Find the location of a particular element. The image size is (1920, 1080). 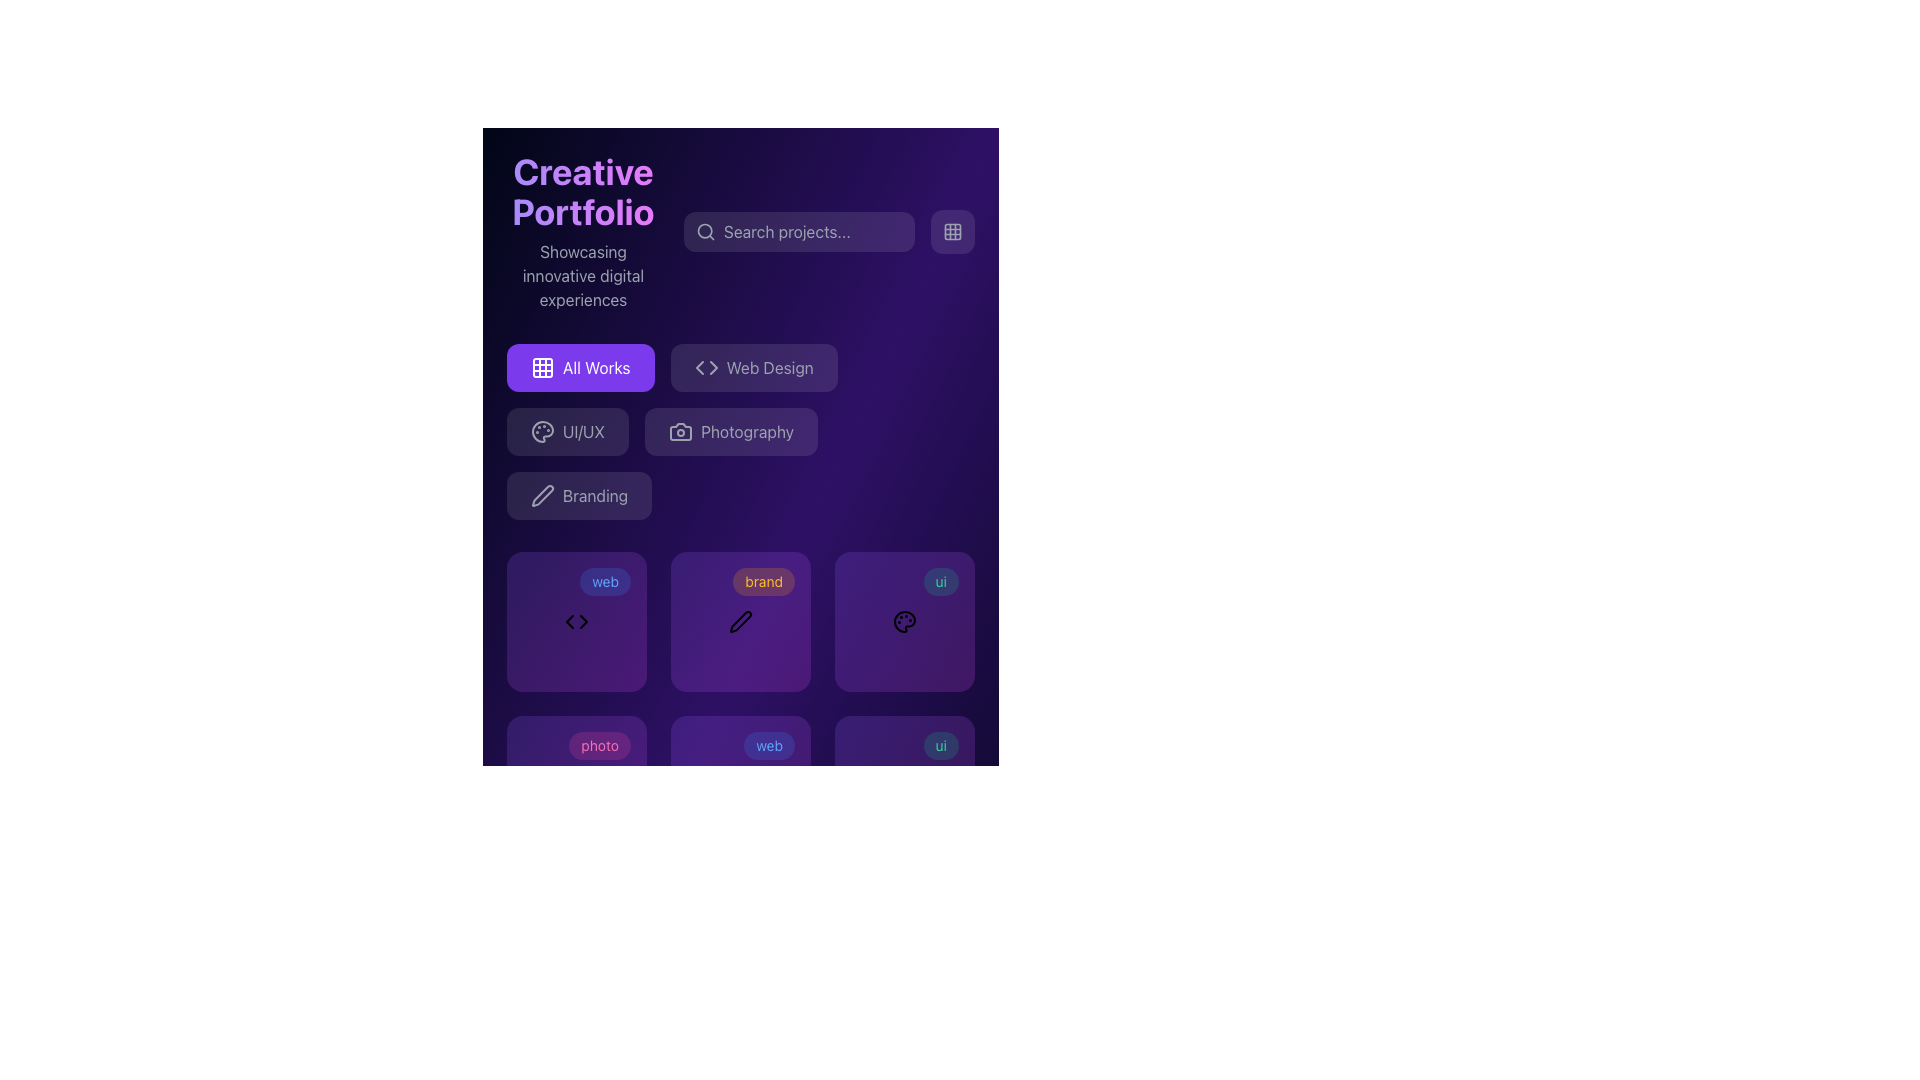

the left-pointing arrow within the 'code' icon, which is part of the 'Web Design' button located in the second row of buttons is located at coordinates (699, 367).